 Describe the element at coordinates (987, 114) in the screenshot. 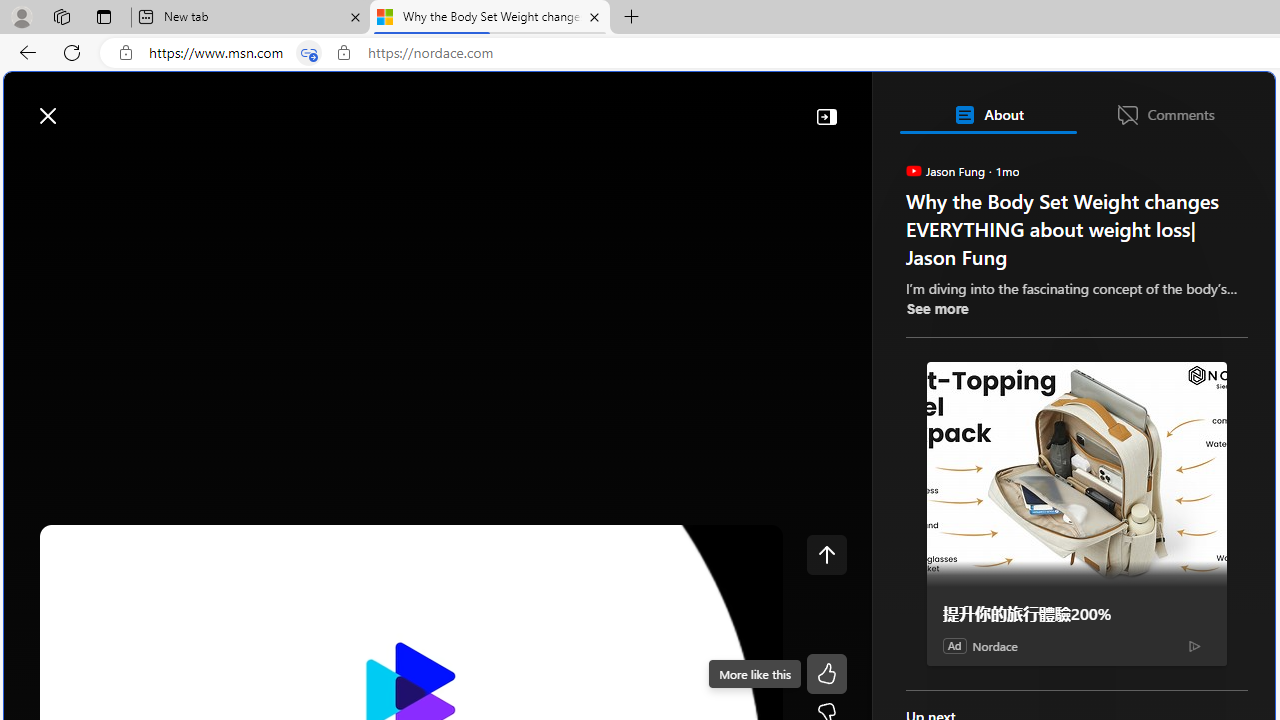

I see `'About'` at that location.